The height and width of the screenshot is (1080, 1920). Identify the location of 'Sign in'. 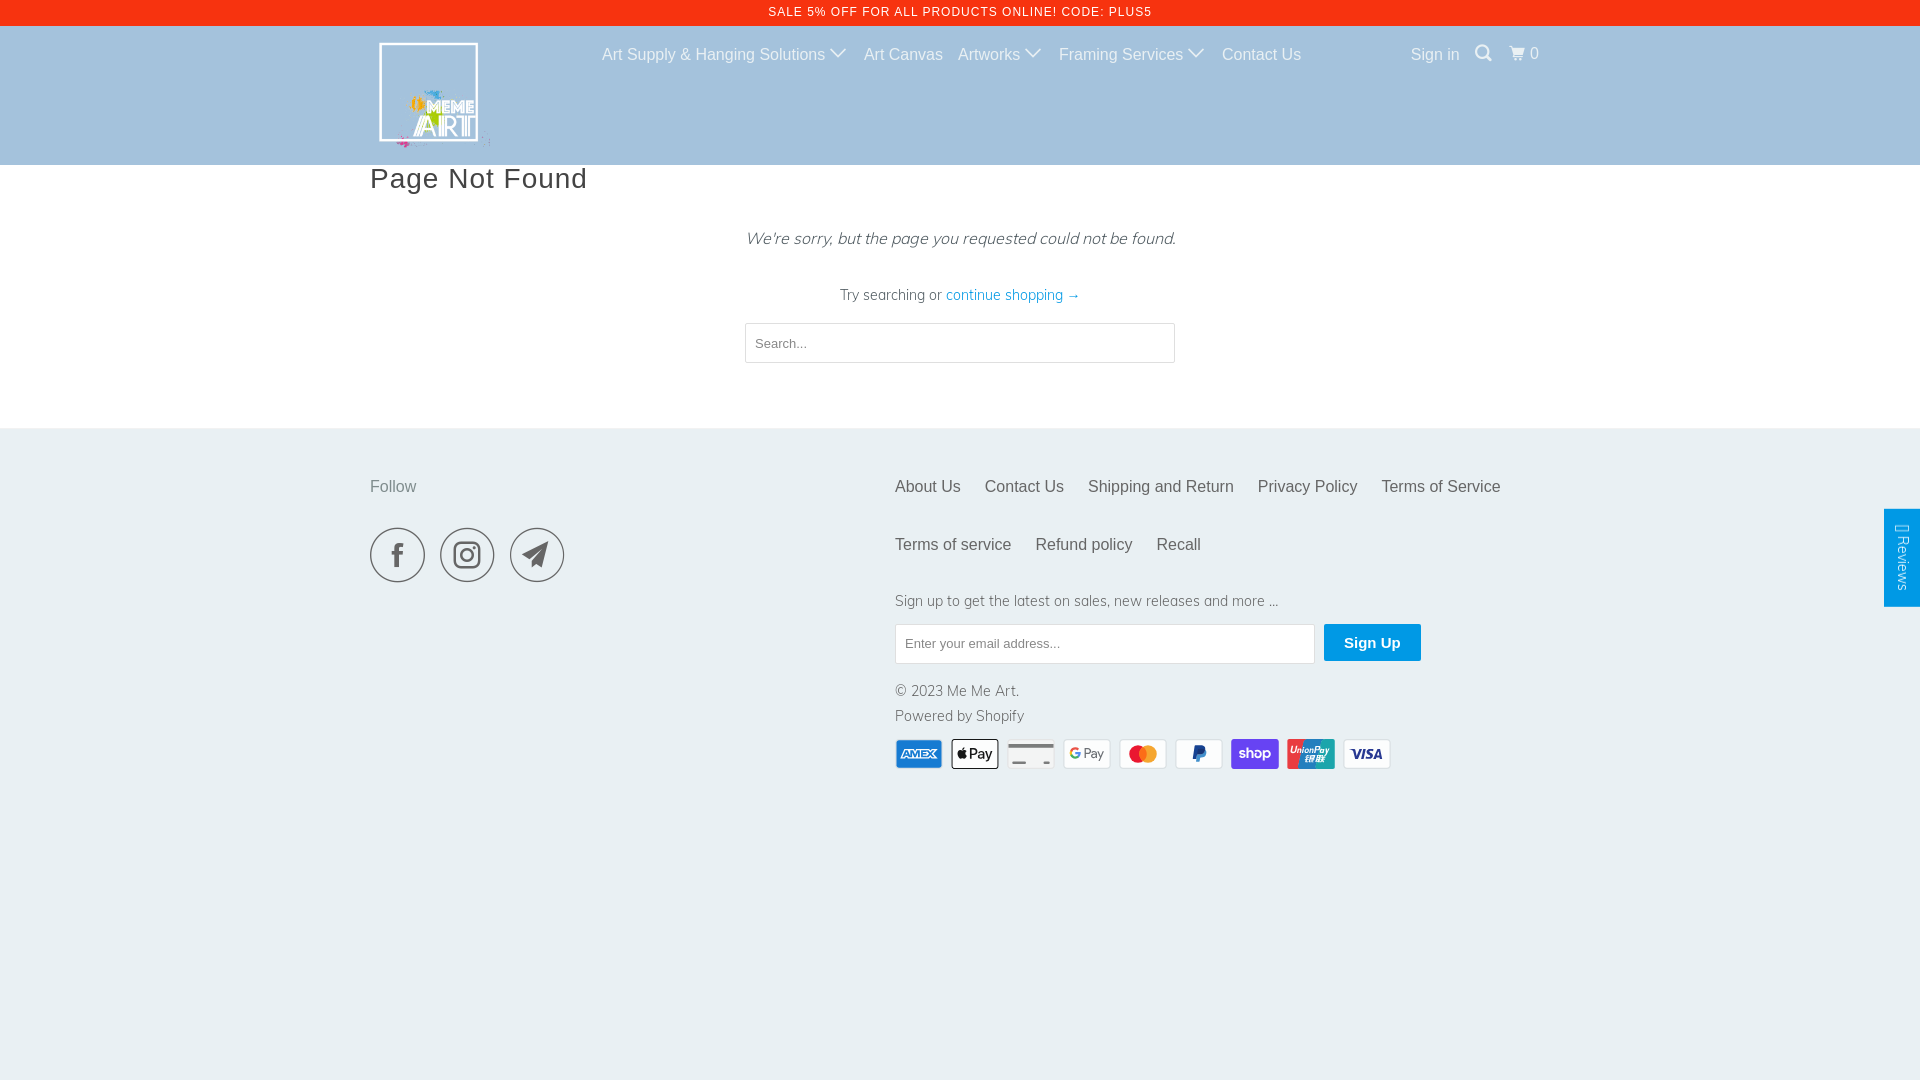
(1405, 53).